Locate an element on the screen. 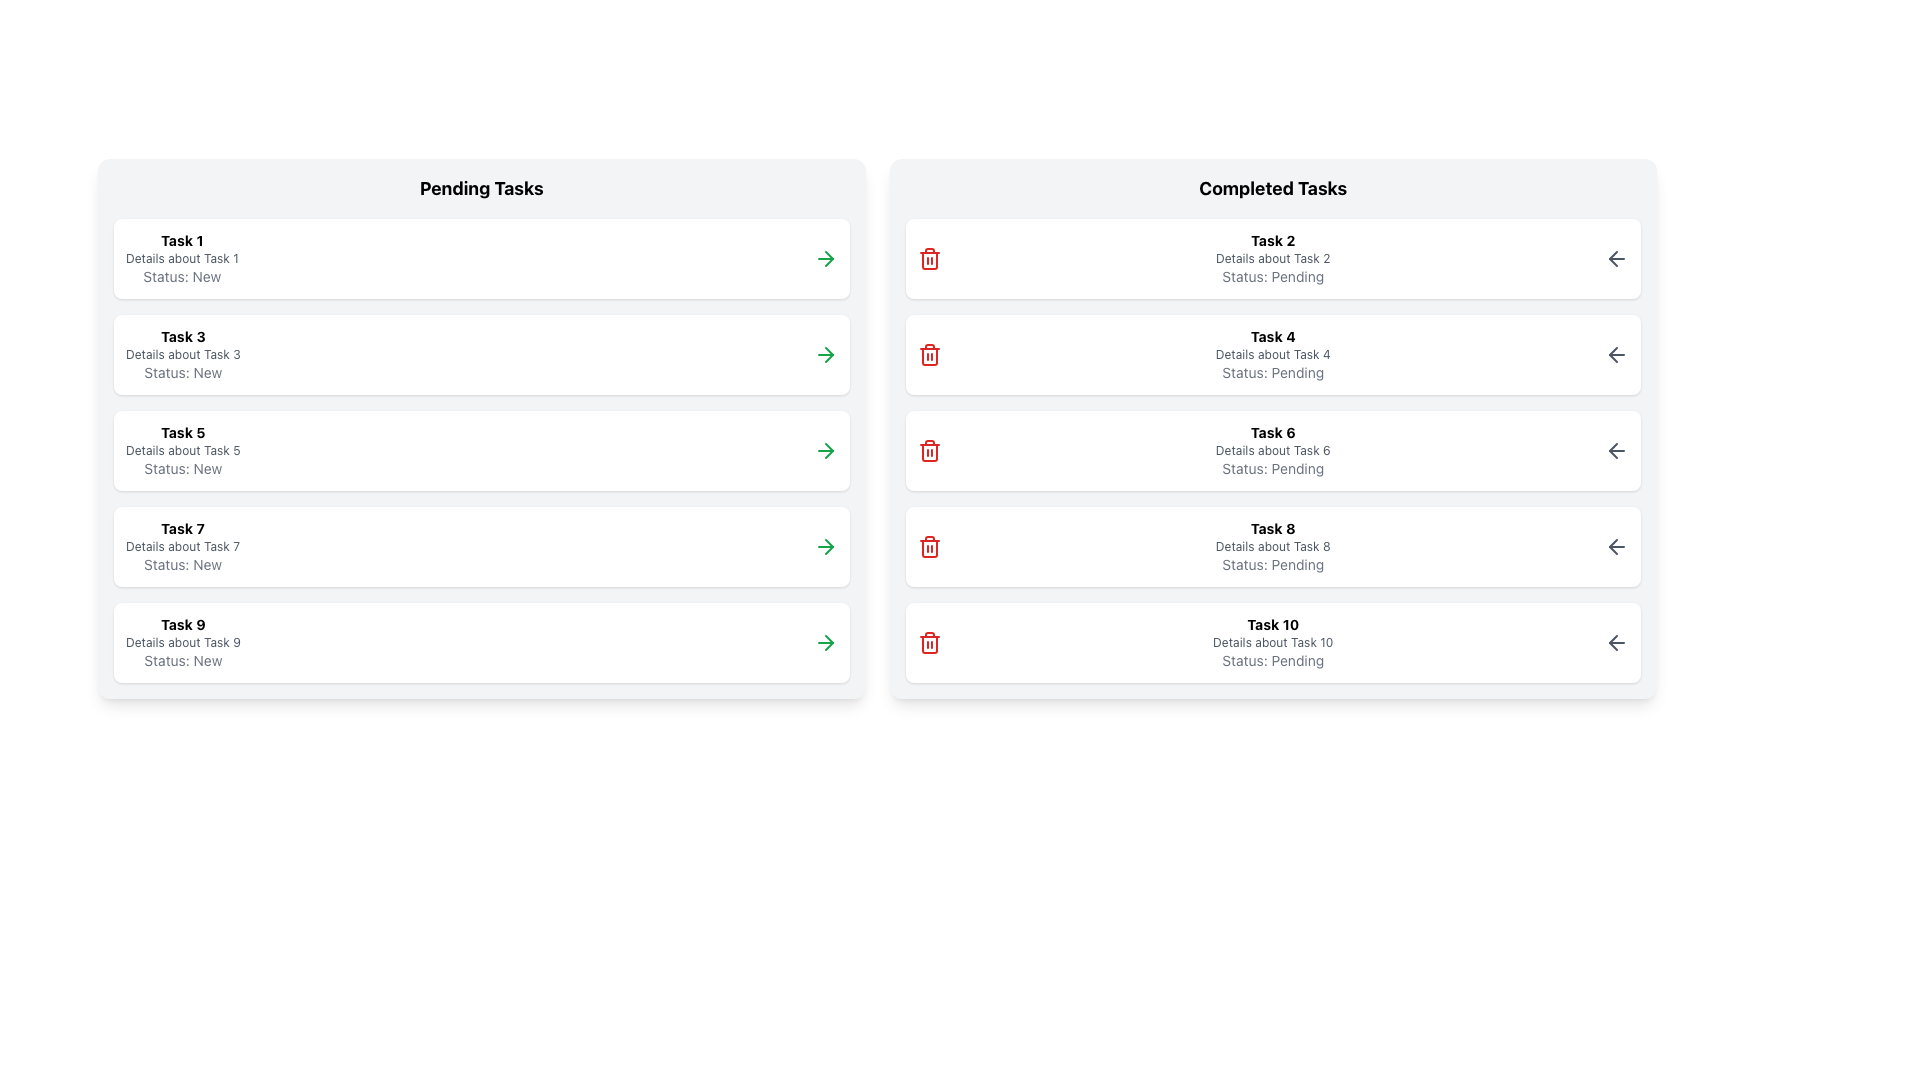 The width and height of the screenshot is (1920, 1080). the third list item in the 'Pending Tasks' panel is located at coordinates (481, 451).